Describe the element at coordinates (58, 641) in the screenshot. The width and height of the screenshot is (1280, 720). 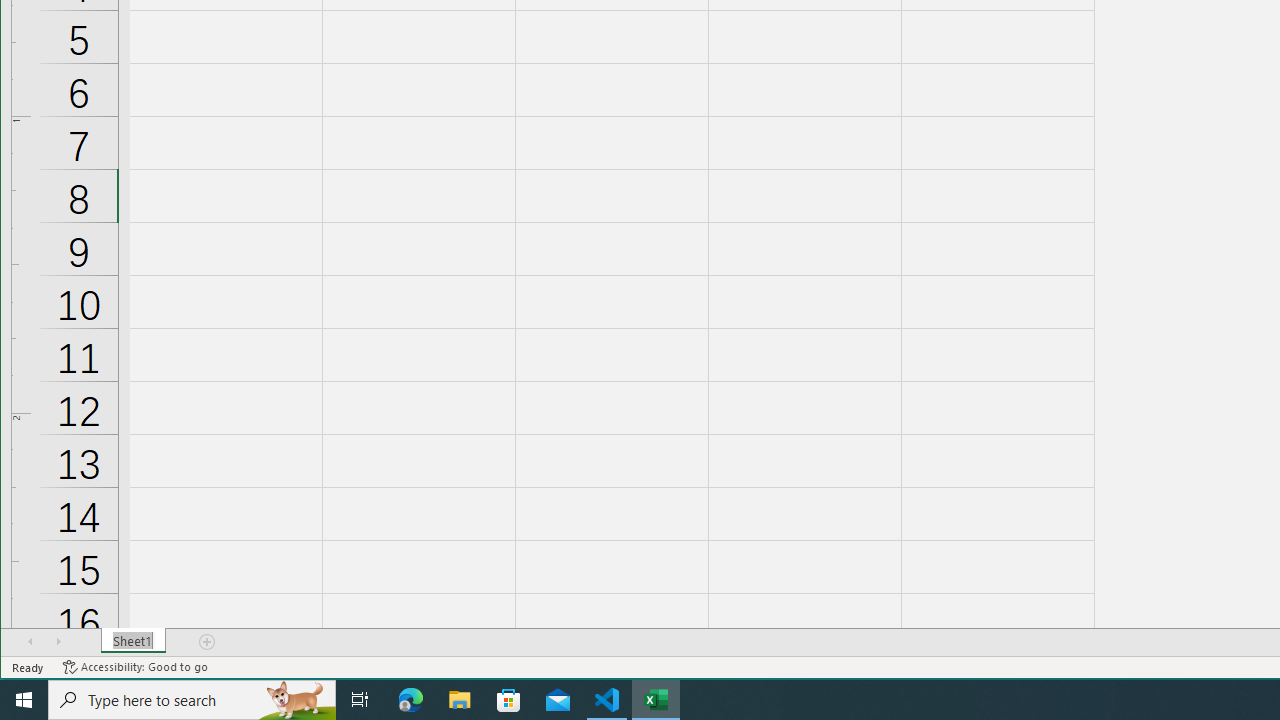
I see `'Scroll Right'` at that location.